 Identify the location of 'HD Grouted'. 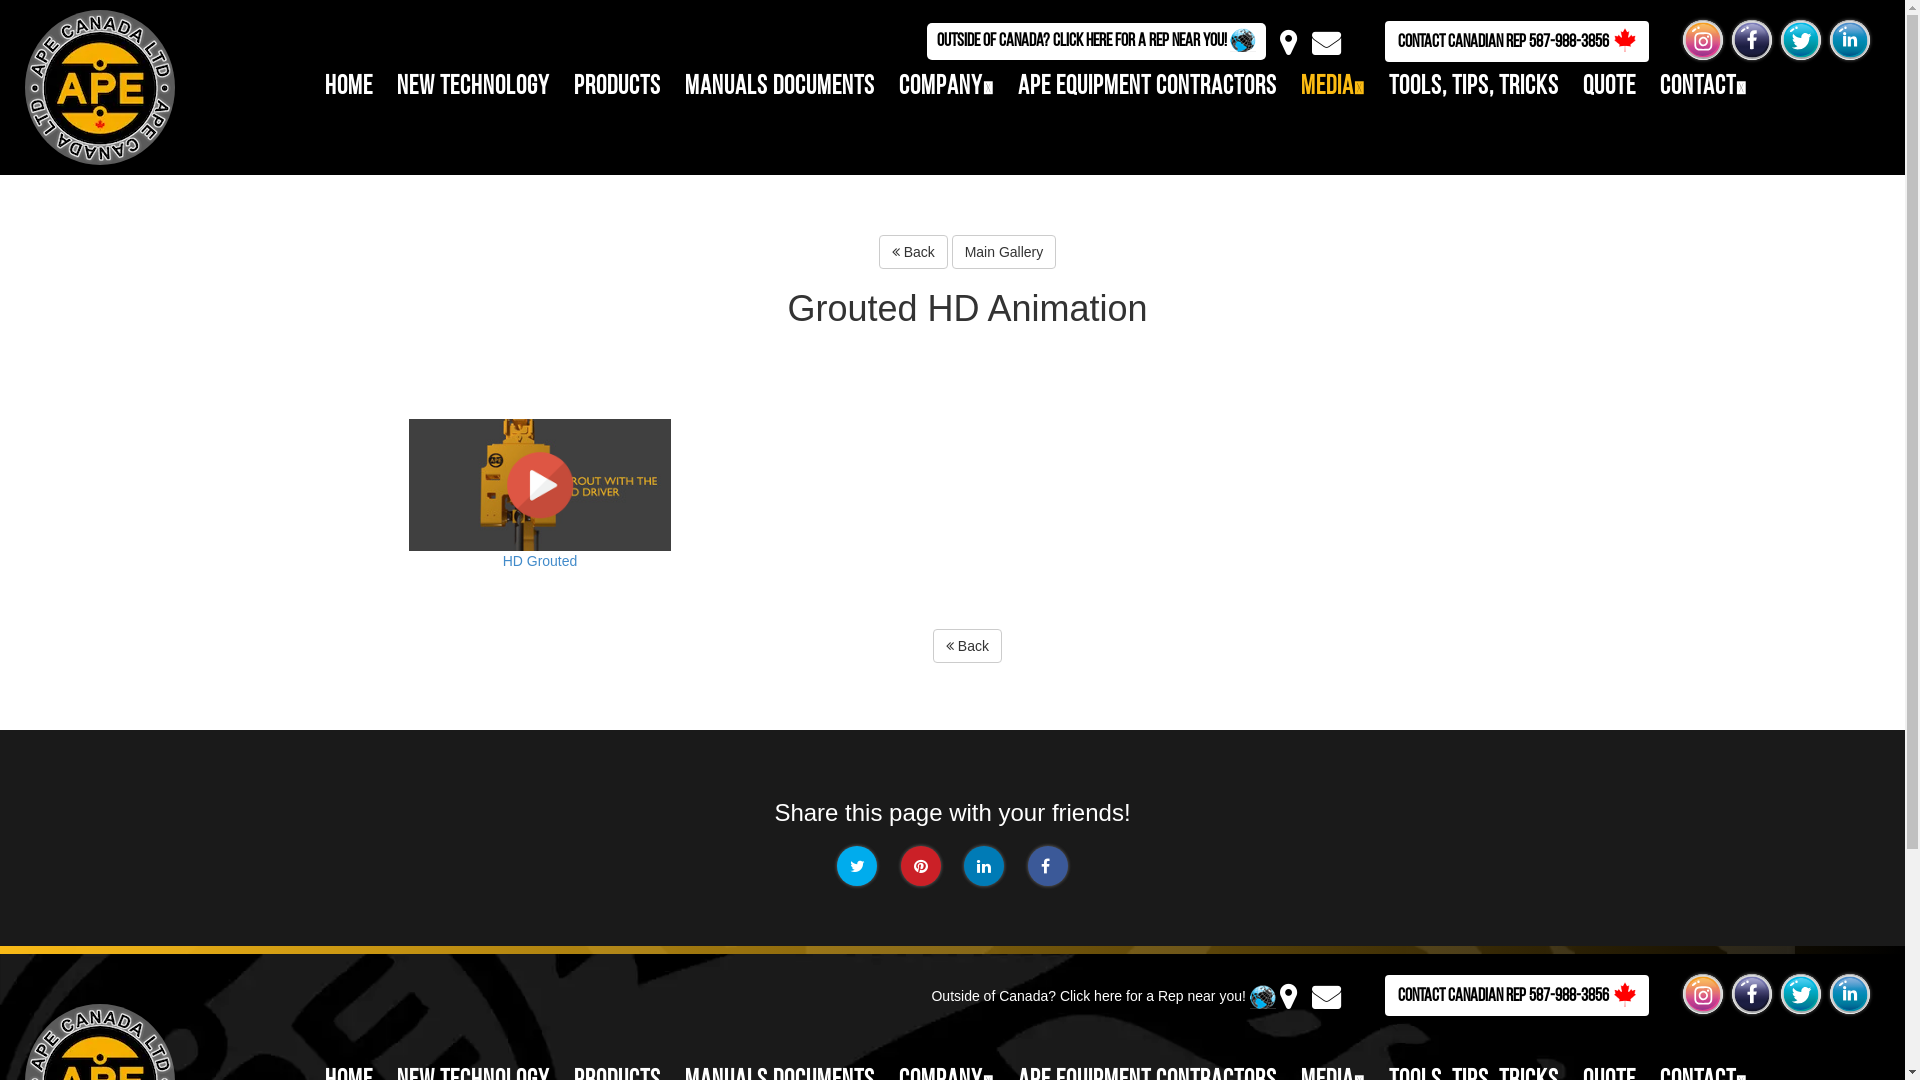
(539, 518).